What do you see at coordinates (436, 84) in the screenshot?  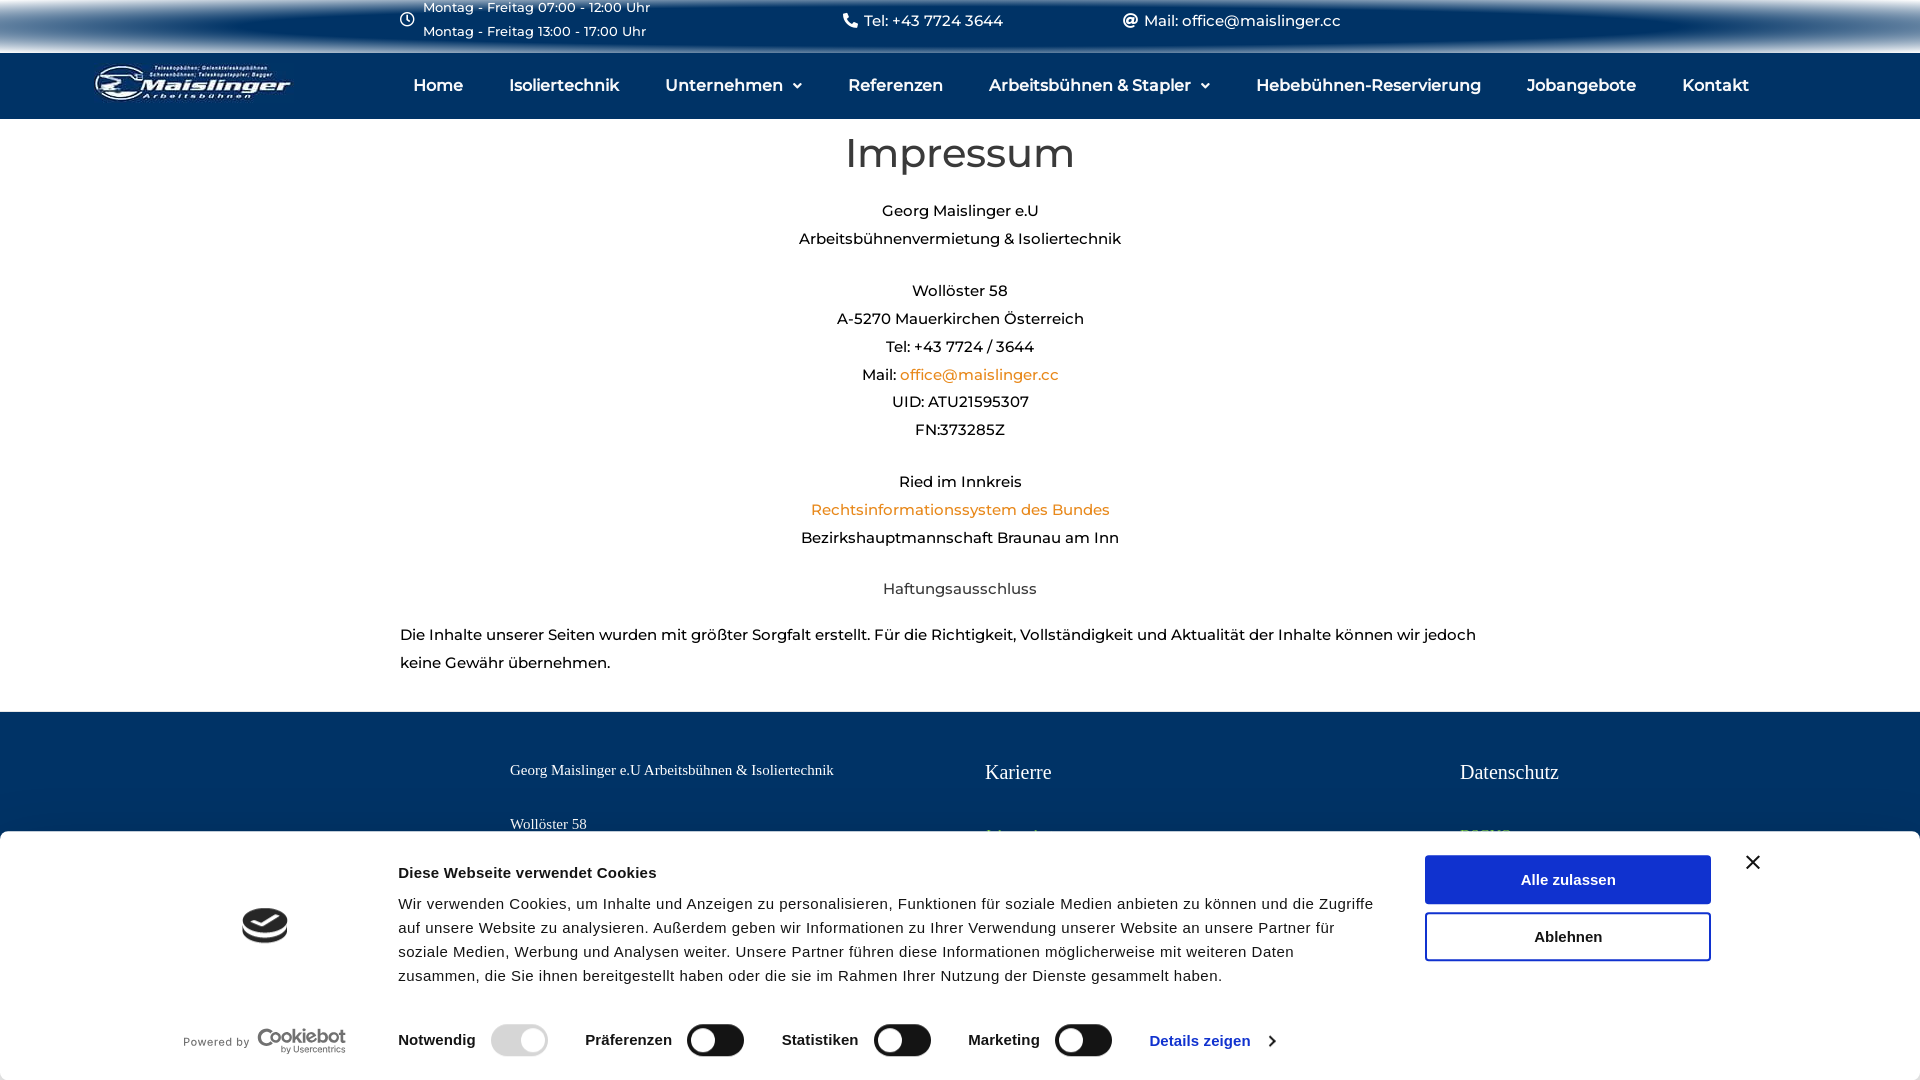 I see `'Home'` at bounding box center [436, 84].